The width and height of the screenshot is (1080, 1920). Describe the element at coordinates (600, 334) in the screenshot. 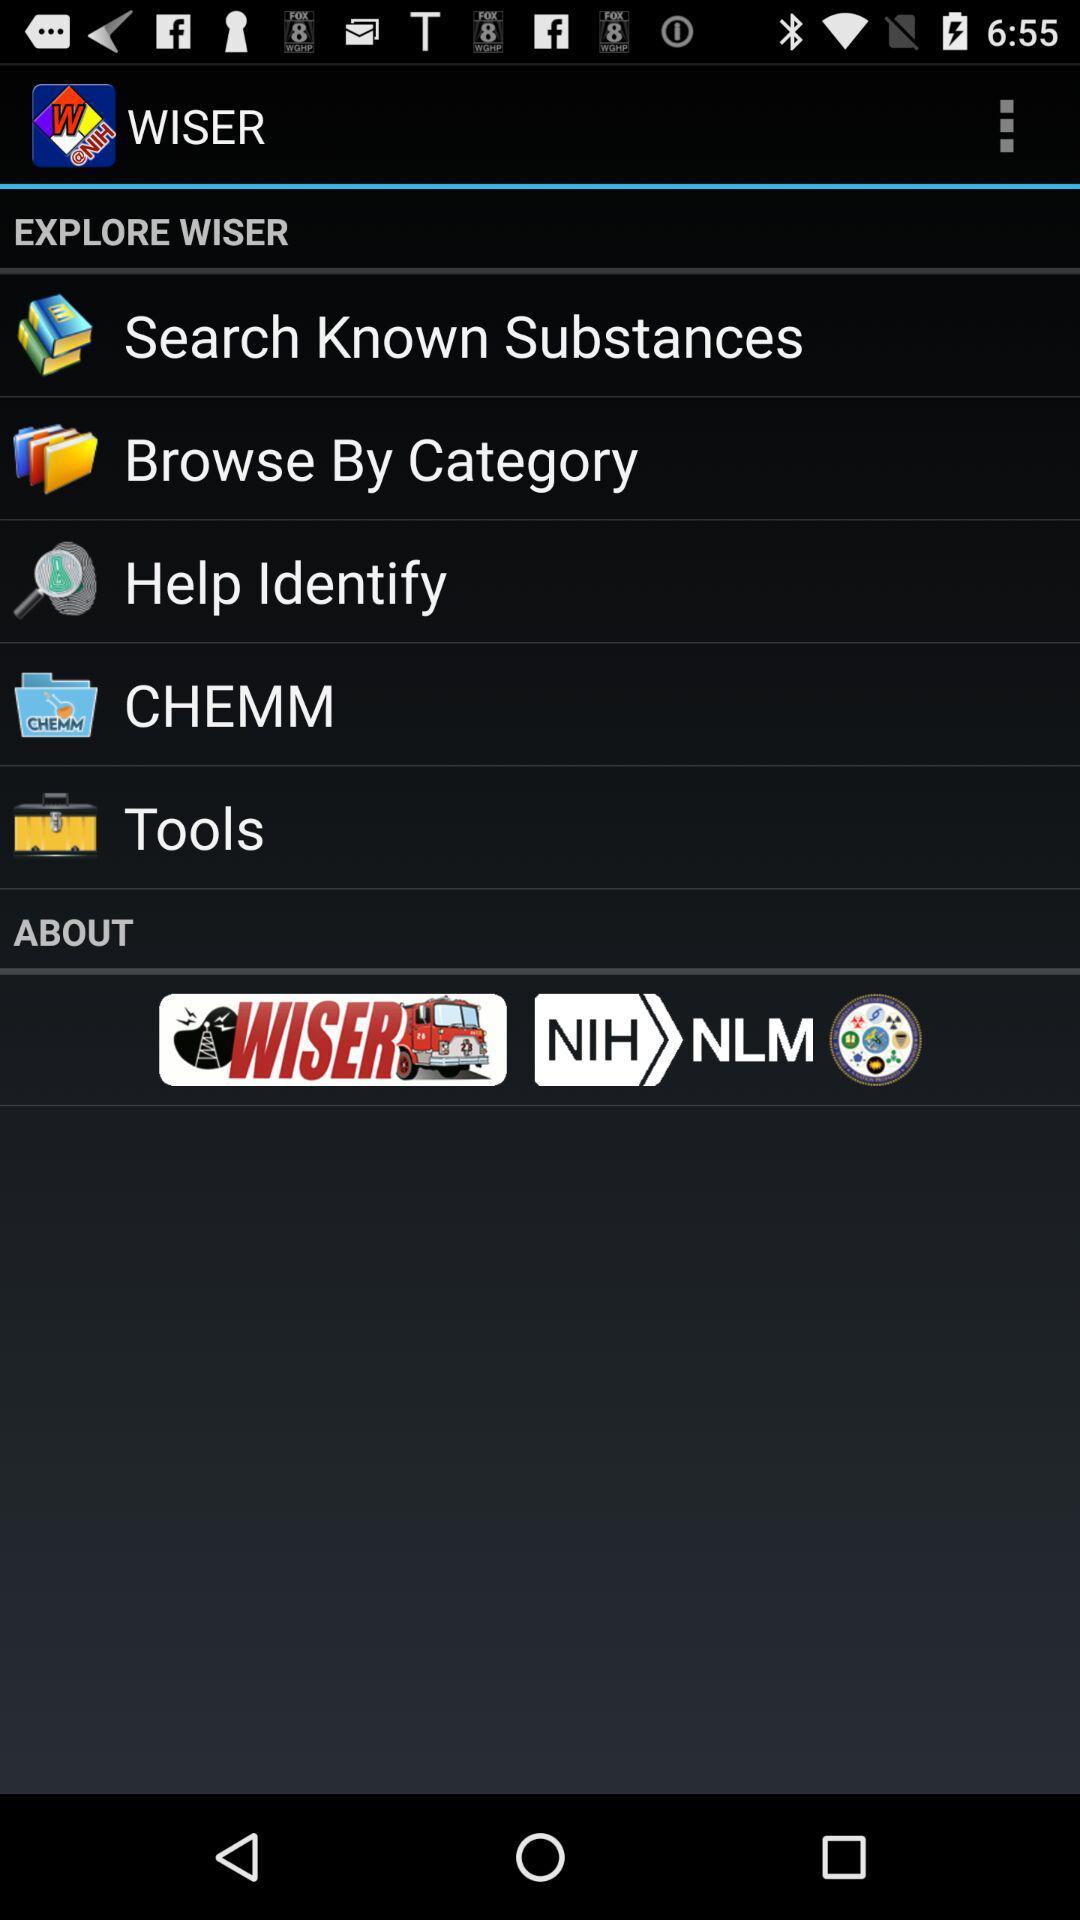

I see `the item below the explore wiser` at that location.